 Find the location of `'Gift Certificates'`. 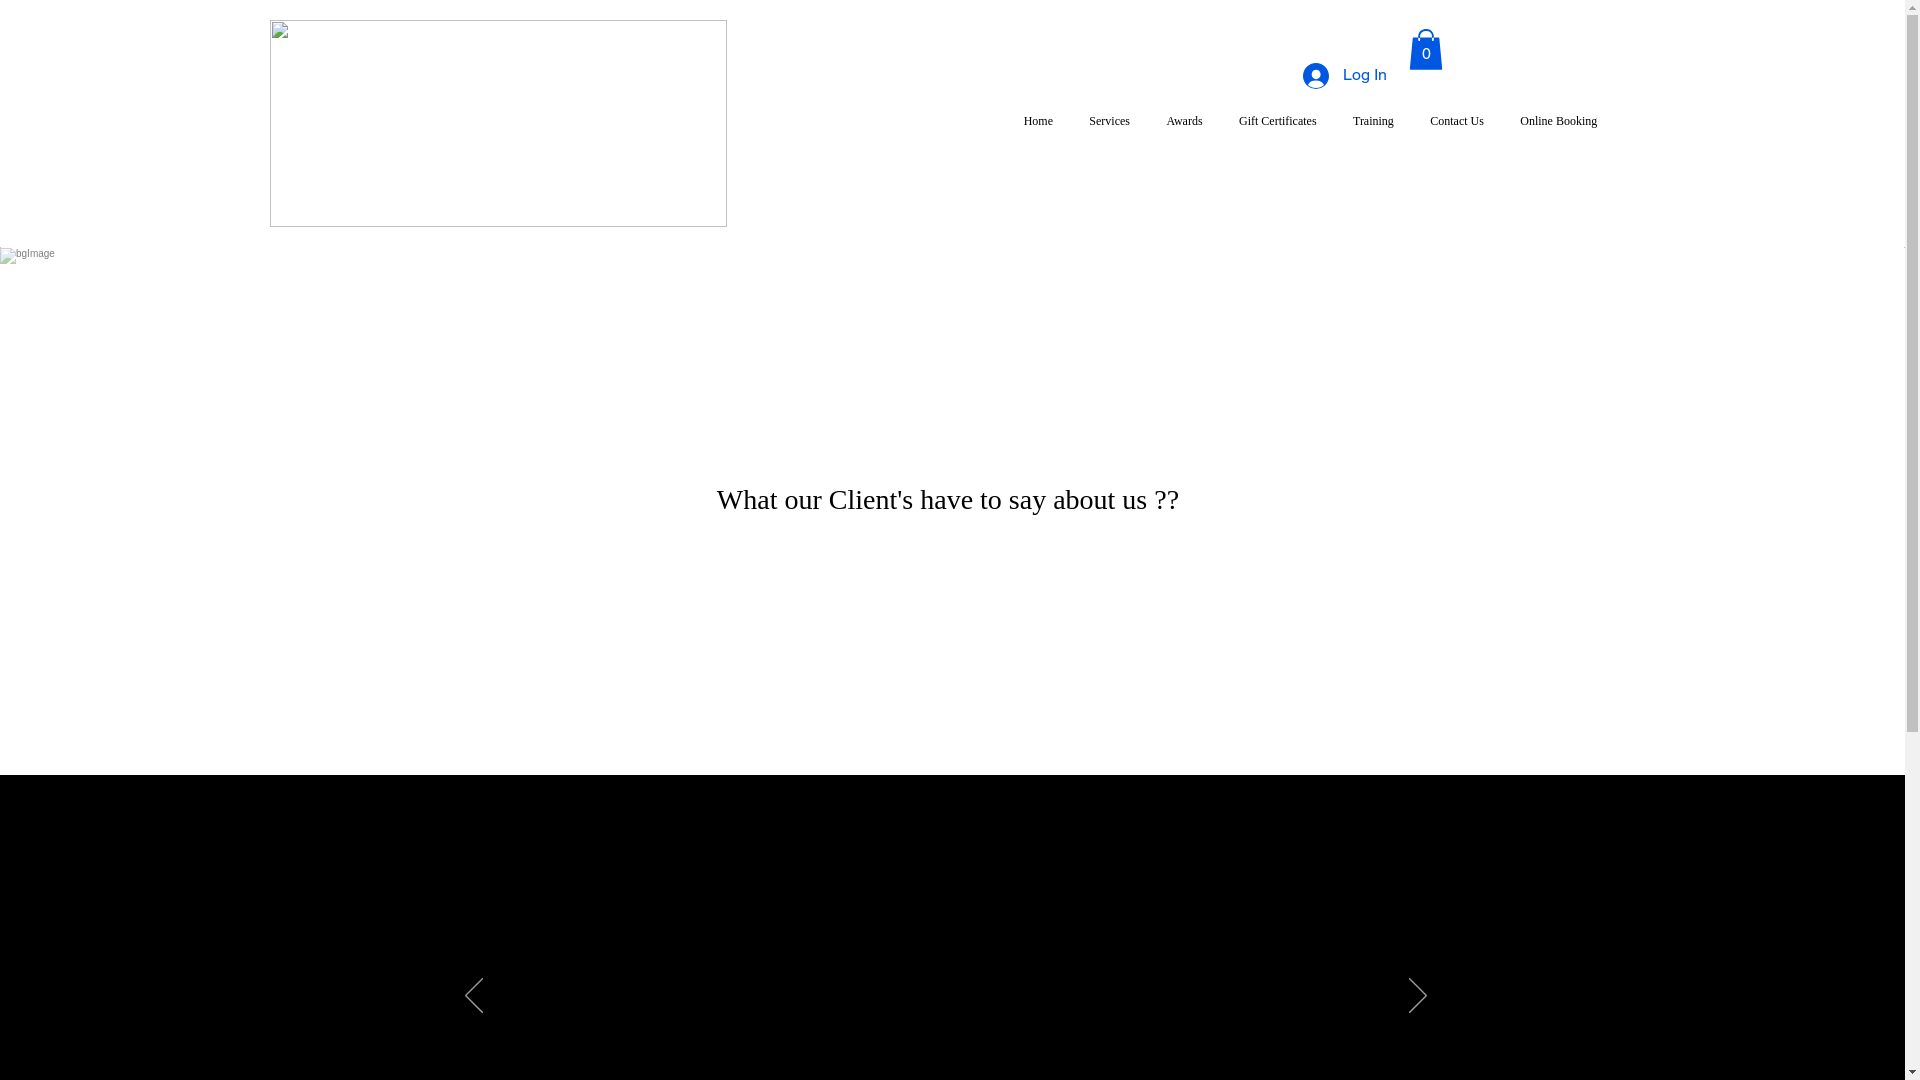

'Gift Certificates' is located at coordinates (1276, 120).